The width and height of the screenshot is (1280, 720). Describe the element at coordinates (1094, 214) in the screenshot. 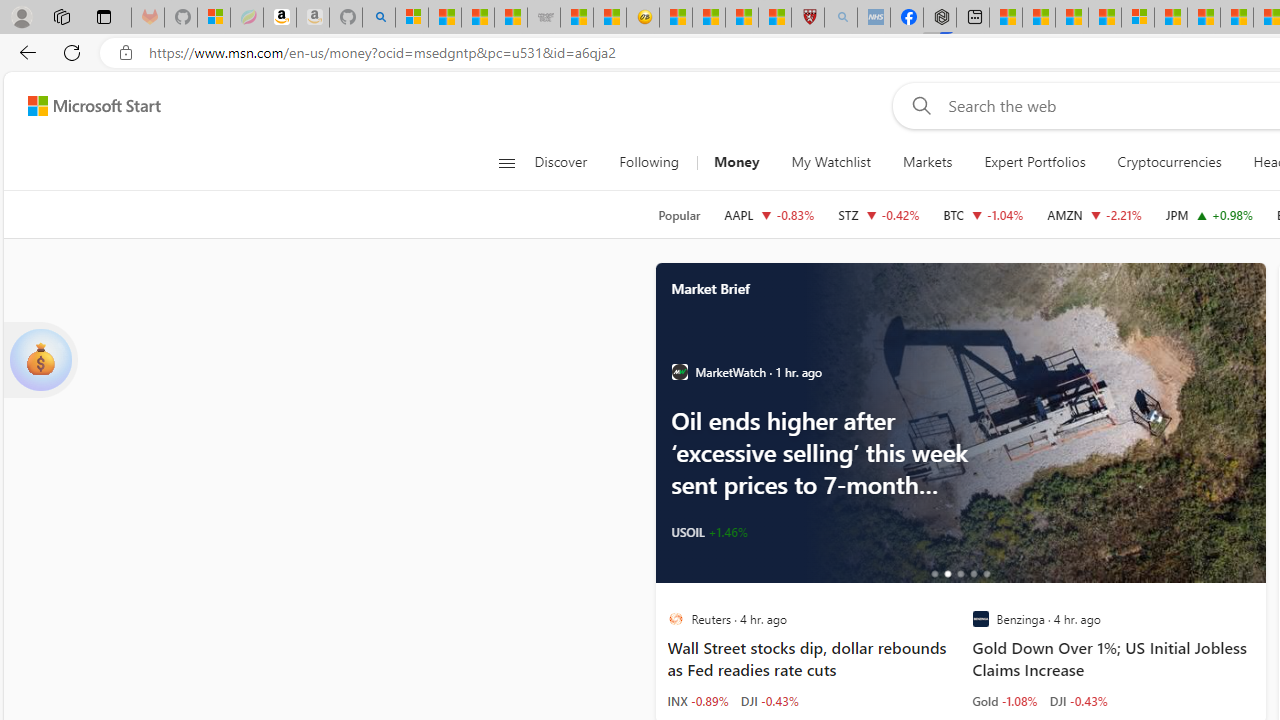

I see `'AMZN AMAZON.COM, INC. decrease 176.13 -3.98 -2.21%'` at that location.